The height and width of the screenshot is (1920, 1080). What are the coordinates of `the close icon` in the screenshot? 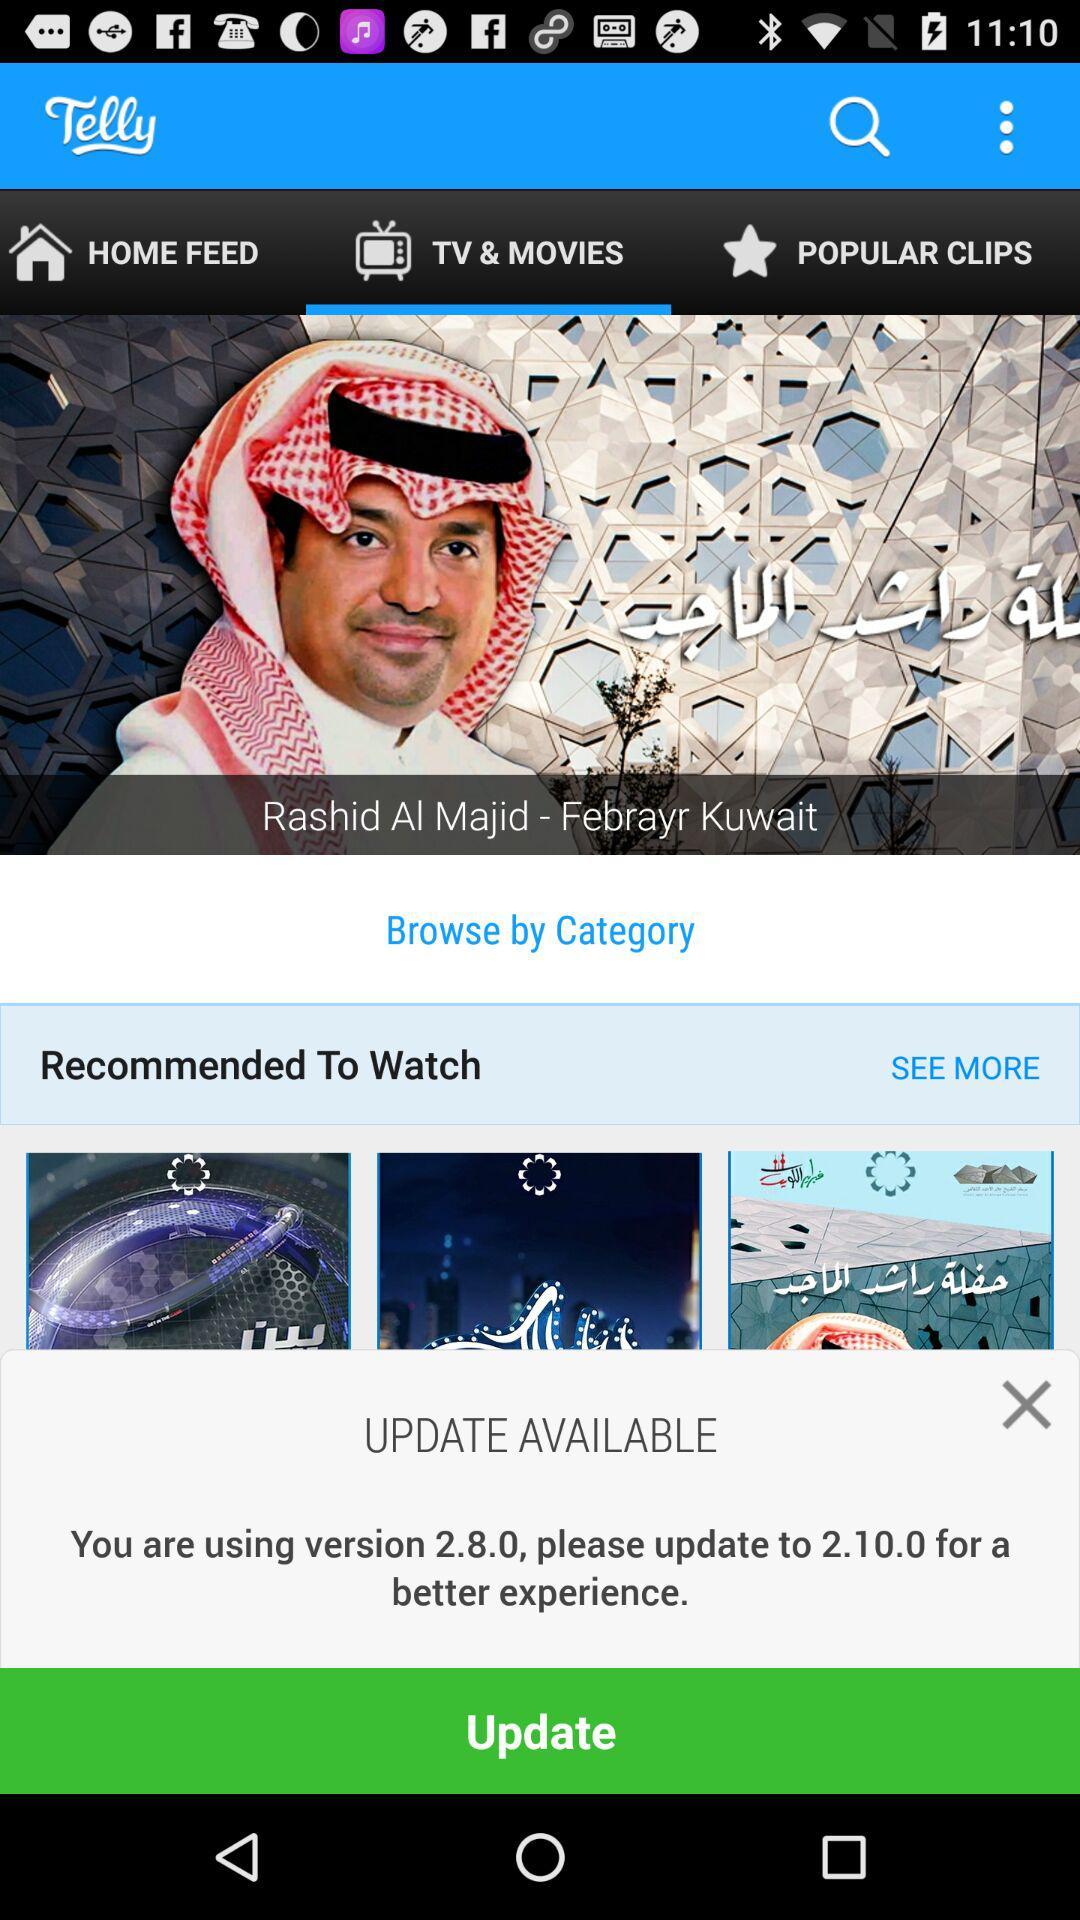 It's located at (1017, 1511).